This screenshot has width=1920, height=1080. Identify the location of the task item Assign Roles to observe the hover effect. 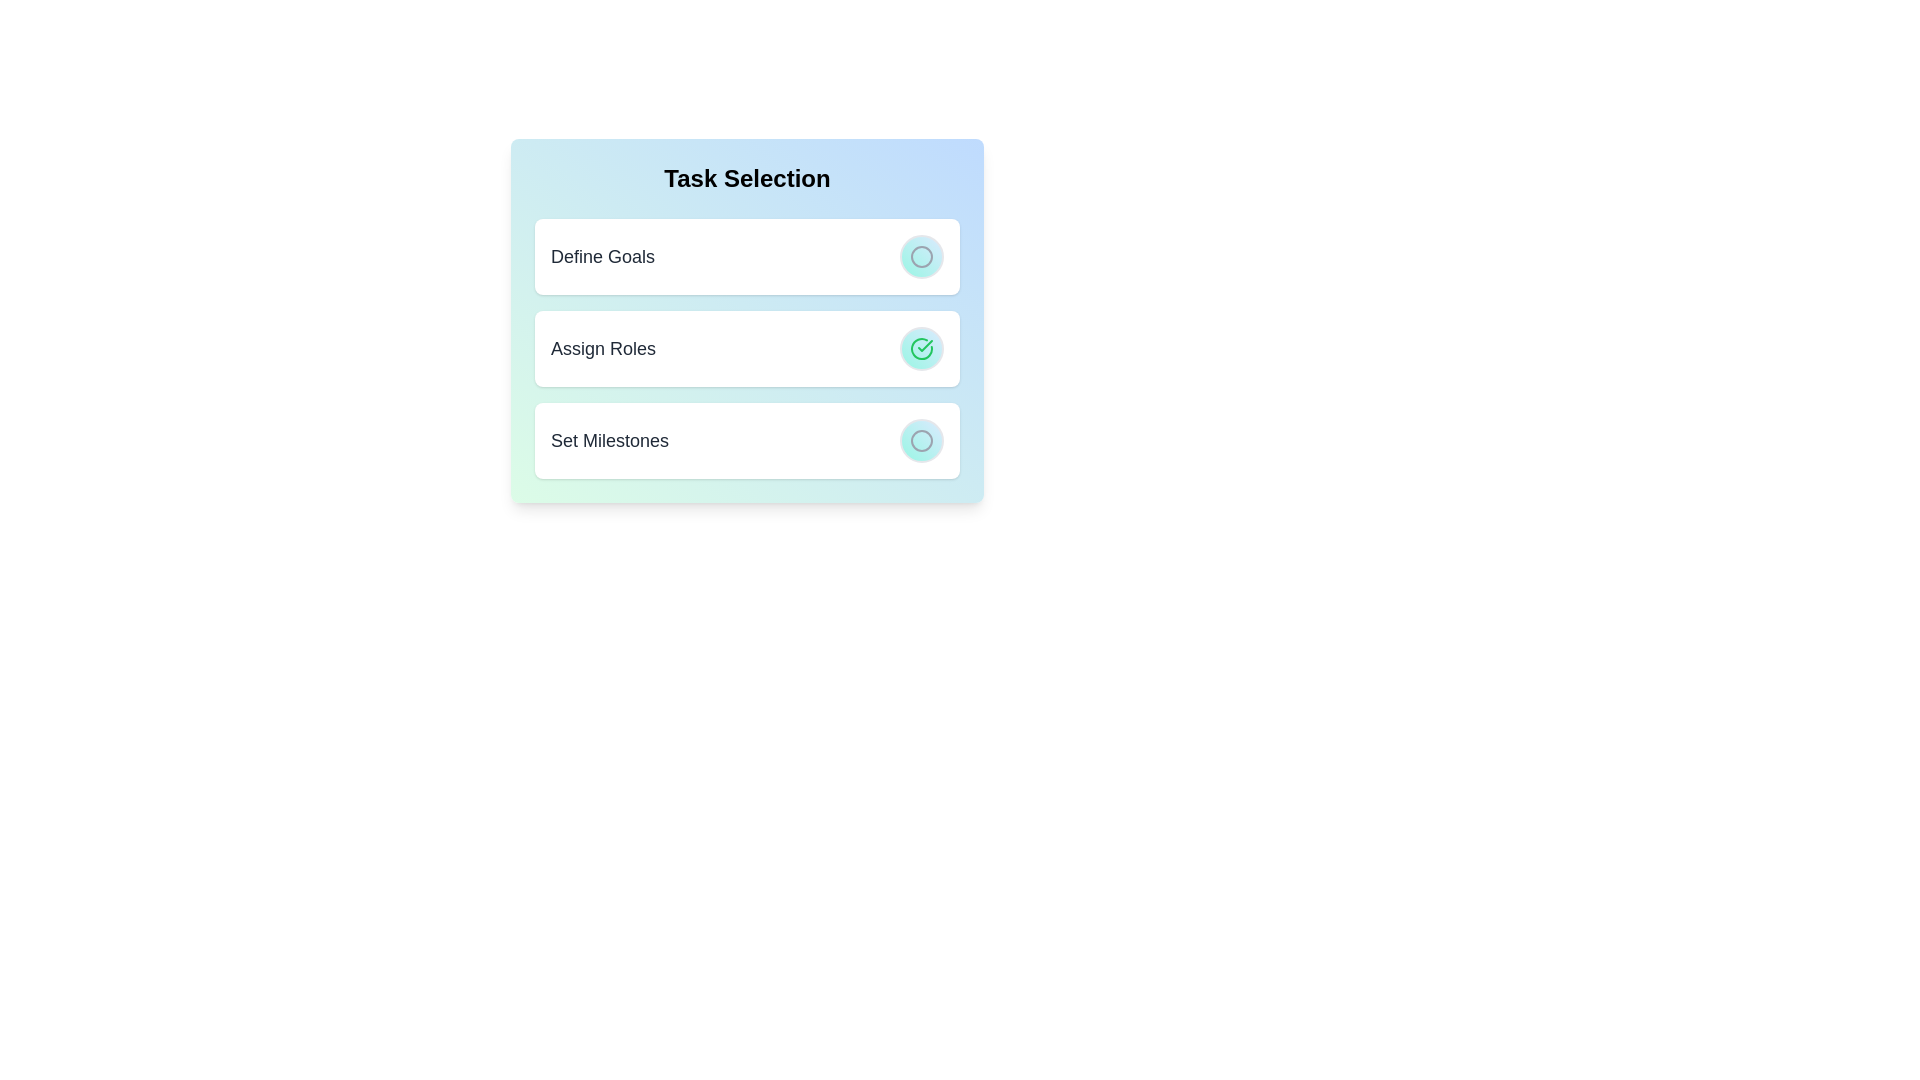
(746, 347).